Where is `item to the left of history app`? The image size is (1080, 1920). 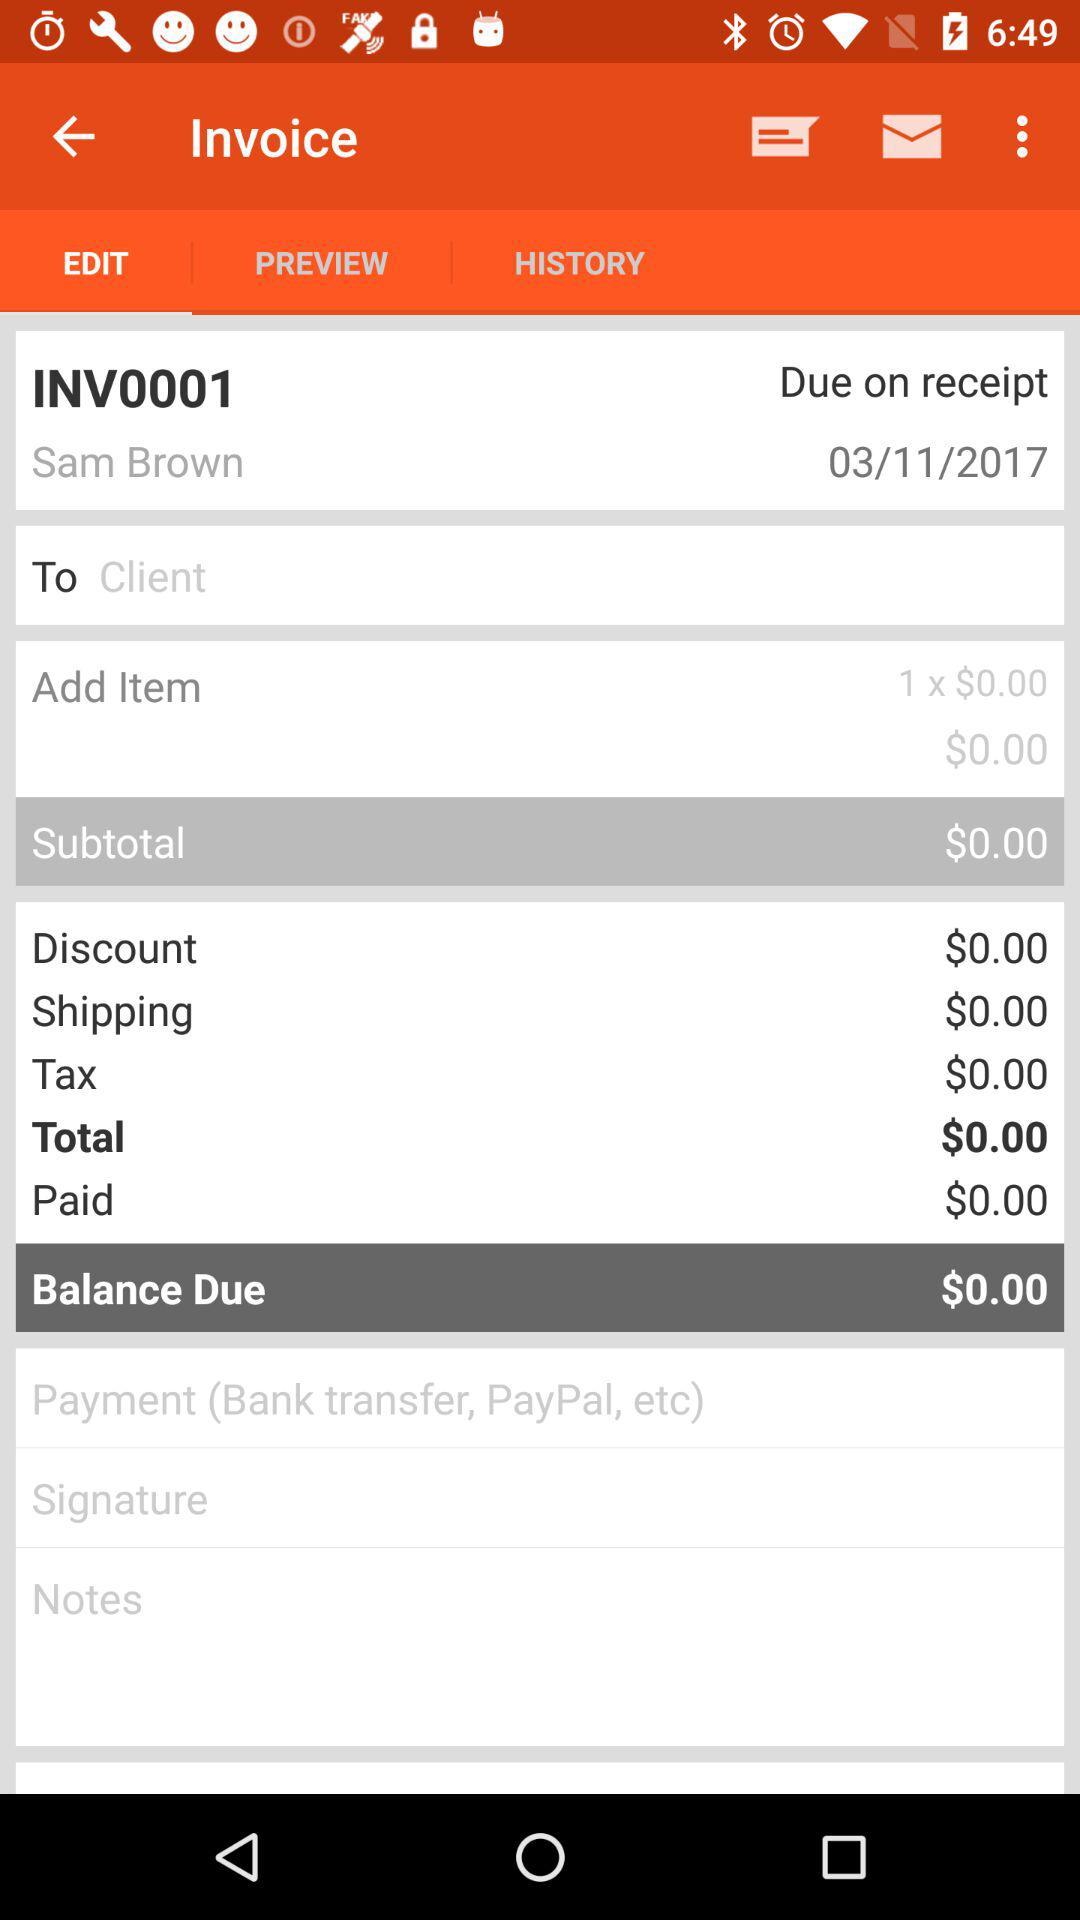
item to the left of history app is located at coordinates (320, 261).